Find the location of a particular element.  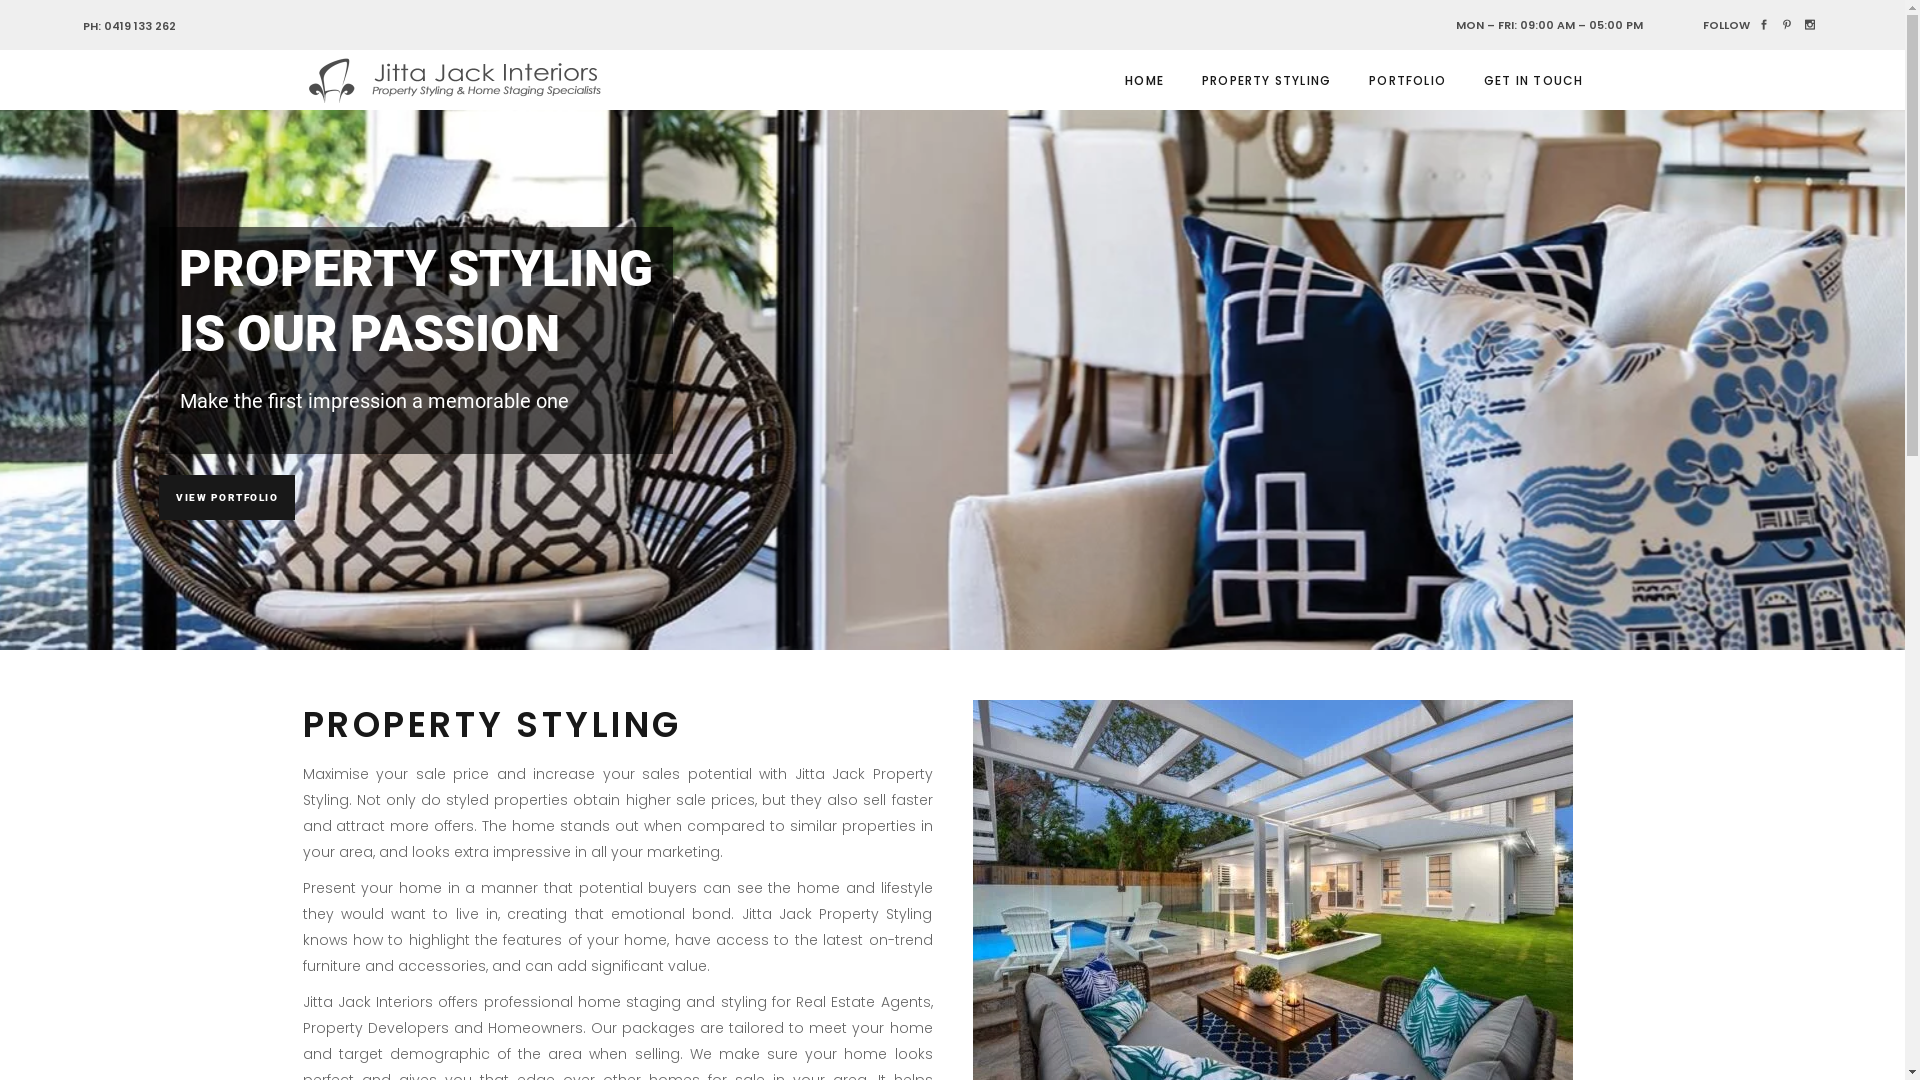

'Portfolio' is located at coordinates (1320, 1018).